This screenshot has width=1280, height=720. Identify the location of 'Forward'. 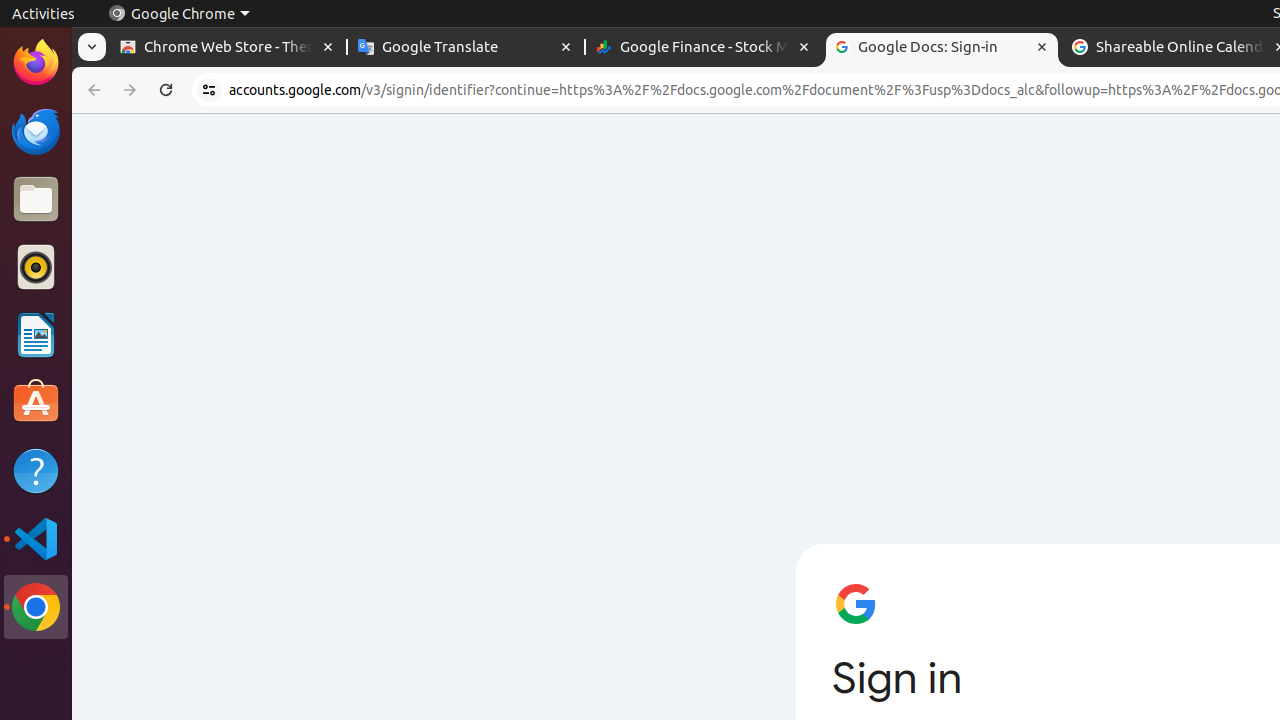
(129, 90).